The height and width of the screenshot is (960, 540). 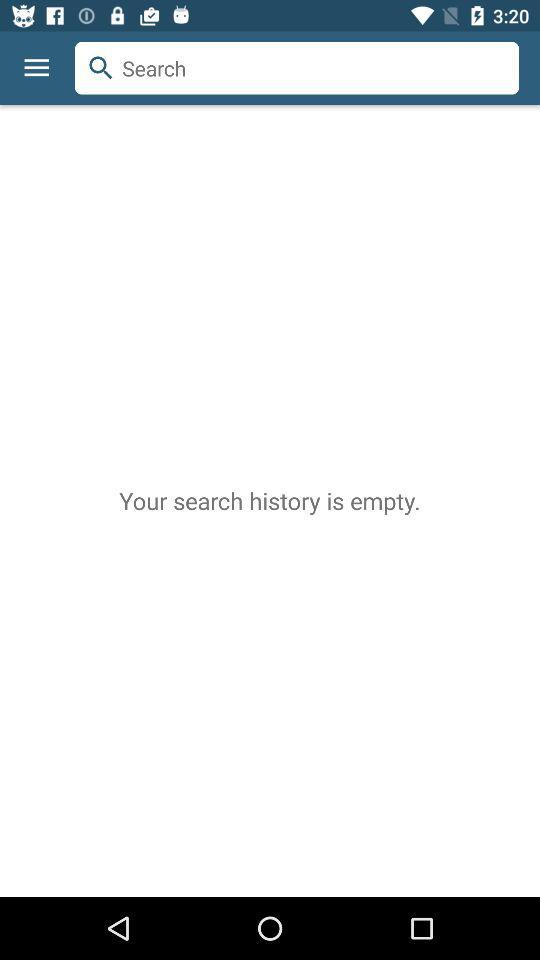 I want to click on the item above the your search history icon, so click(x=296, y=68).